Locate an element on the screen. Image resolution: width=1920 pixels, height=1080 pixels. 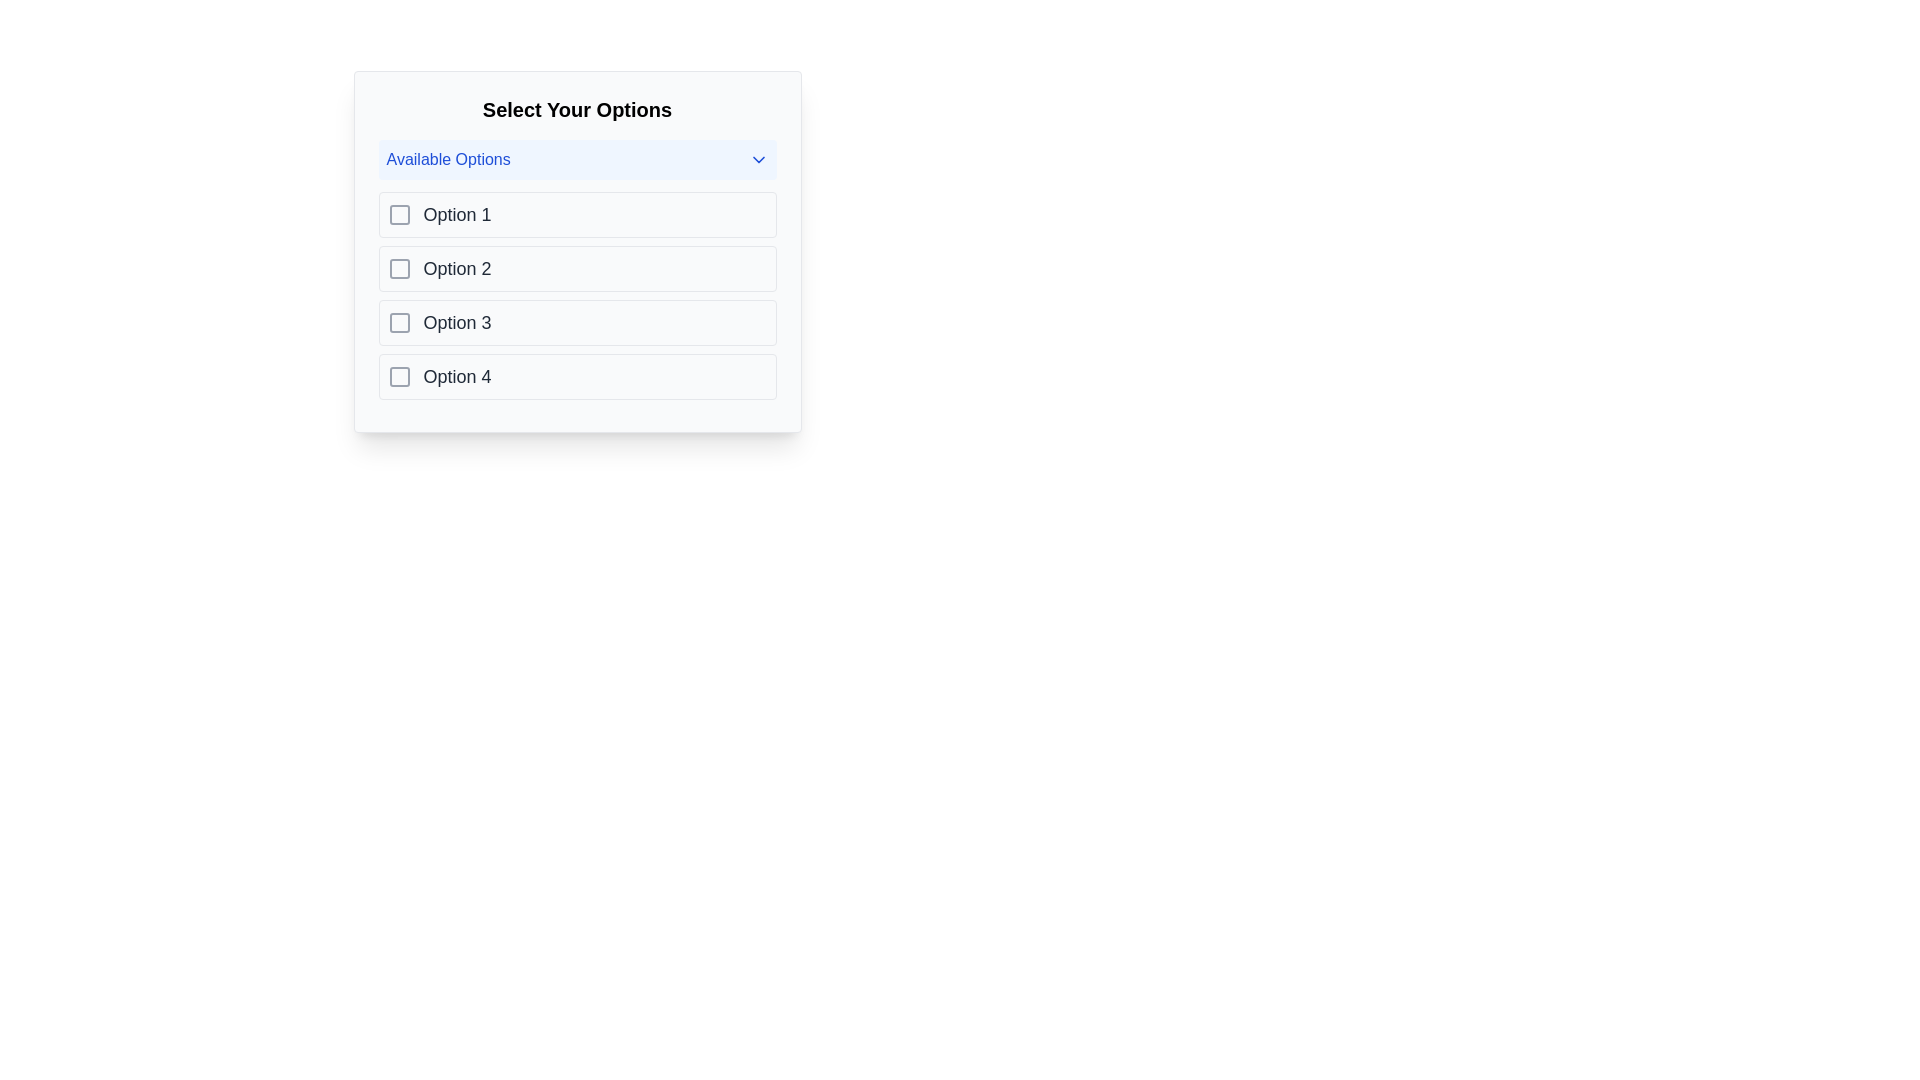
the checkbox labeled 'Option 4' is located at coordinates (576, 377).